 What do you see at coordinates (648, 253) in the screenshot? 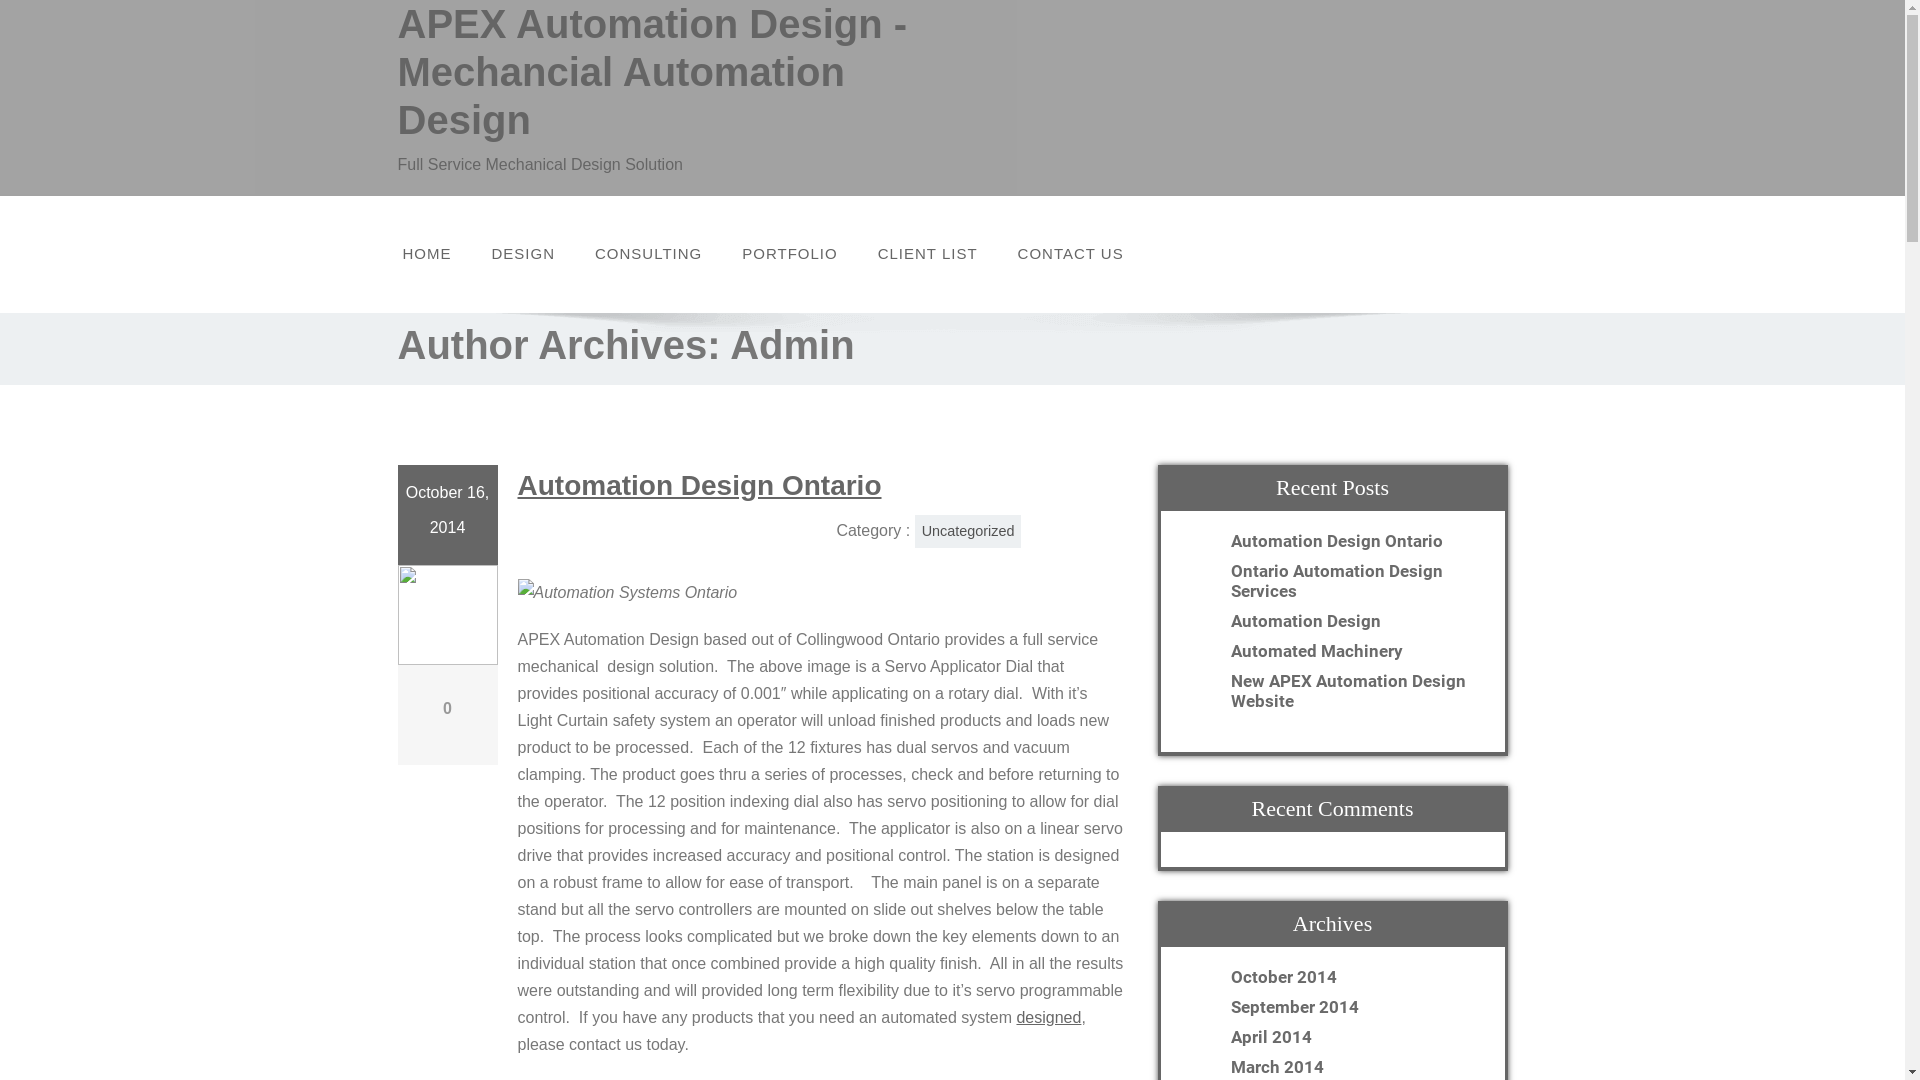
I see `'CONSULTING'` at bounding box center [648, 253].